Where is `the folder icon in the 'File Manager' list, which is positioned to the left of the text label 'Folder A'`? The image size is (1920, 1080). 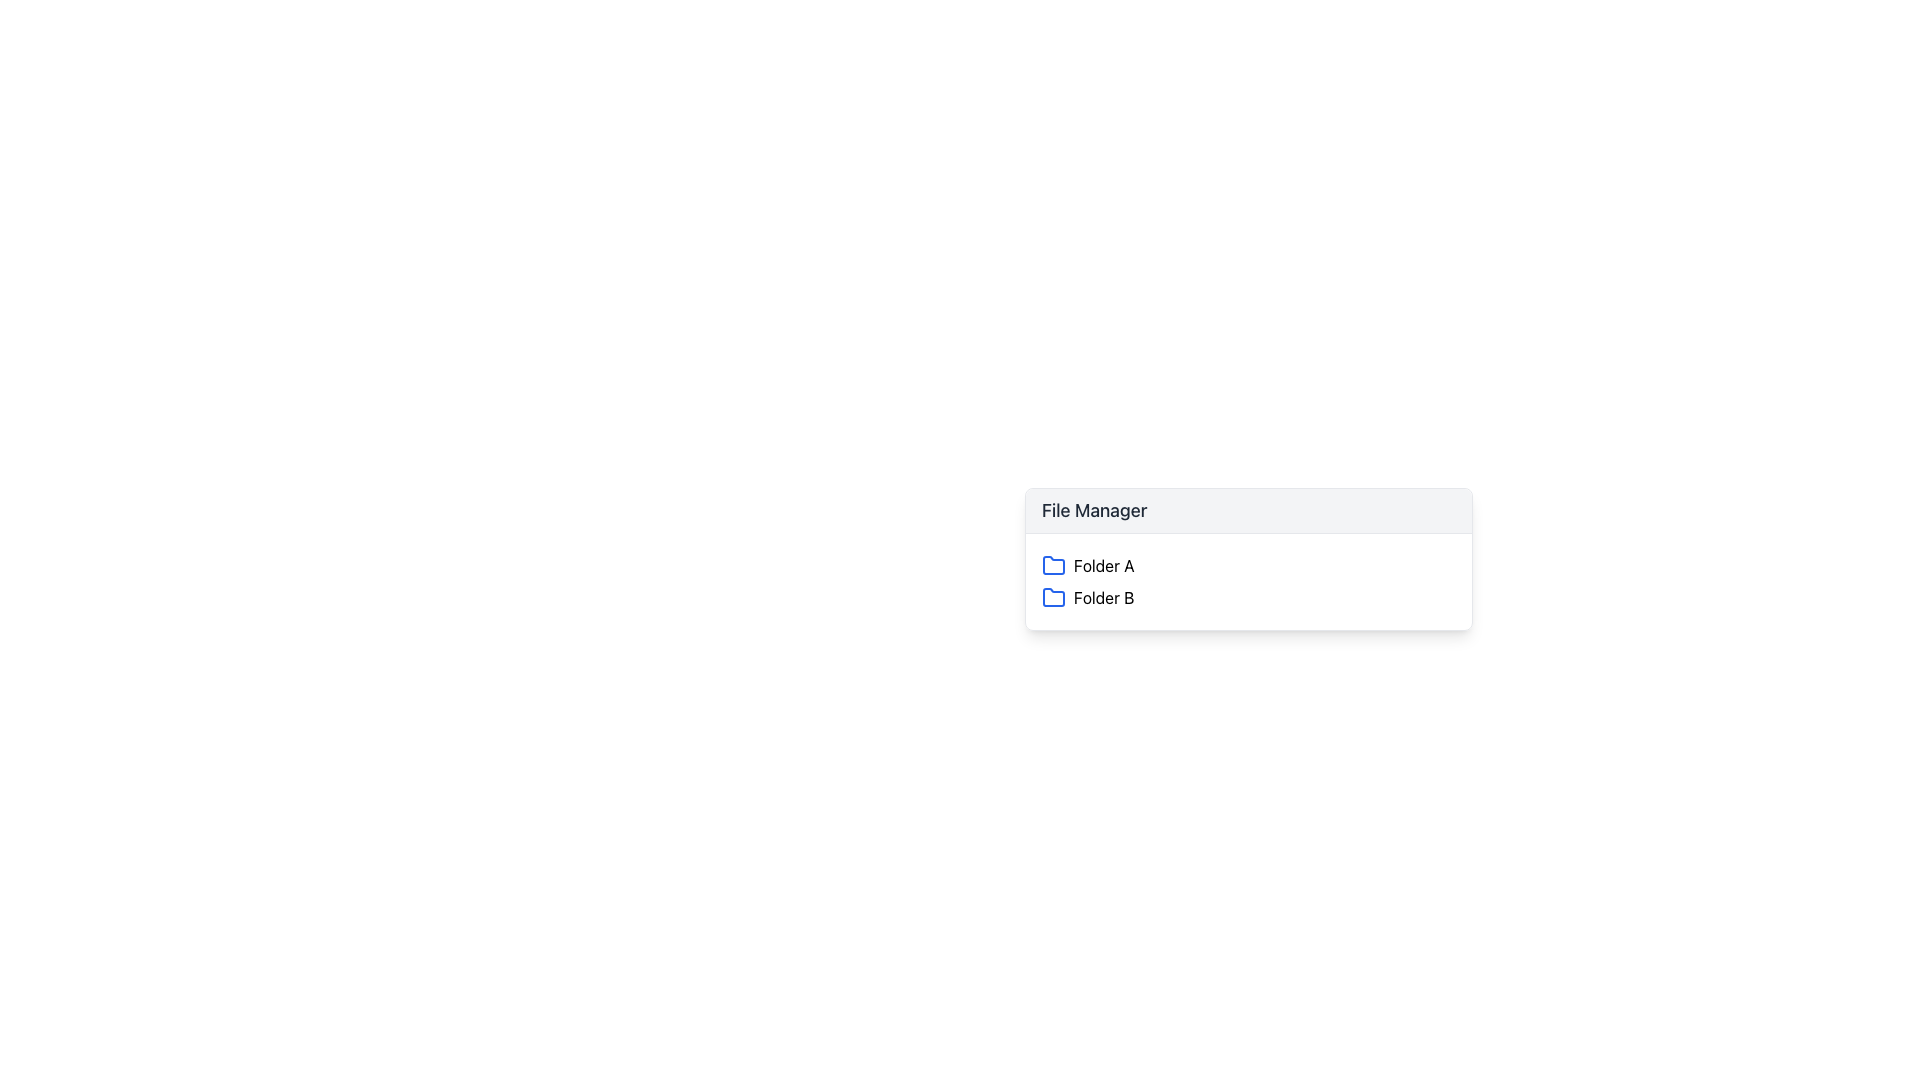 the folder icon in the 'File Manager' list, which is positioned to the left of the text label 'Folder A' is located at coordinates (1053, 564).